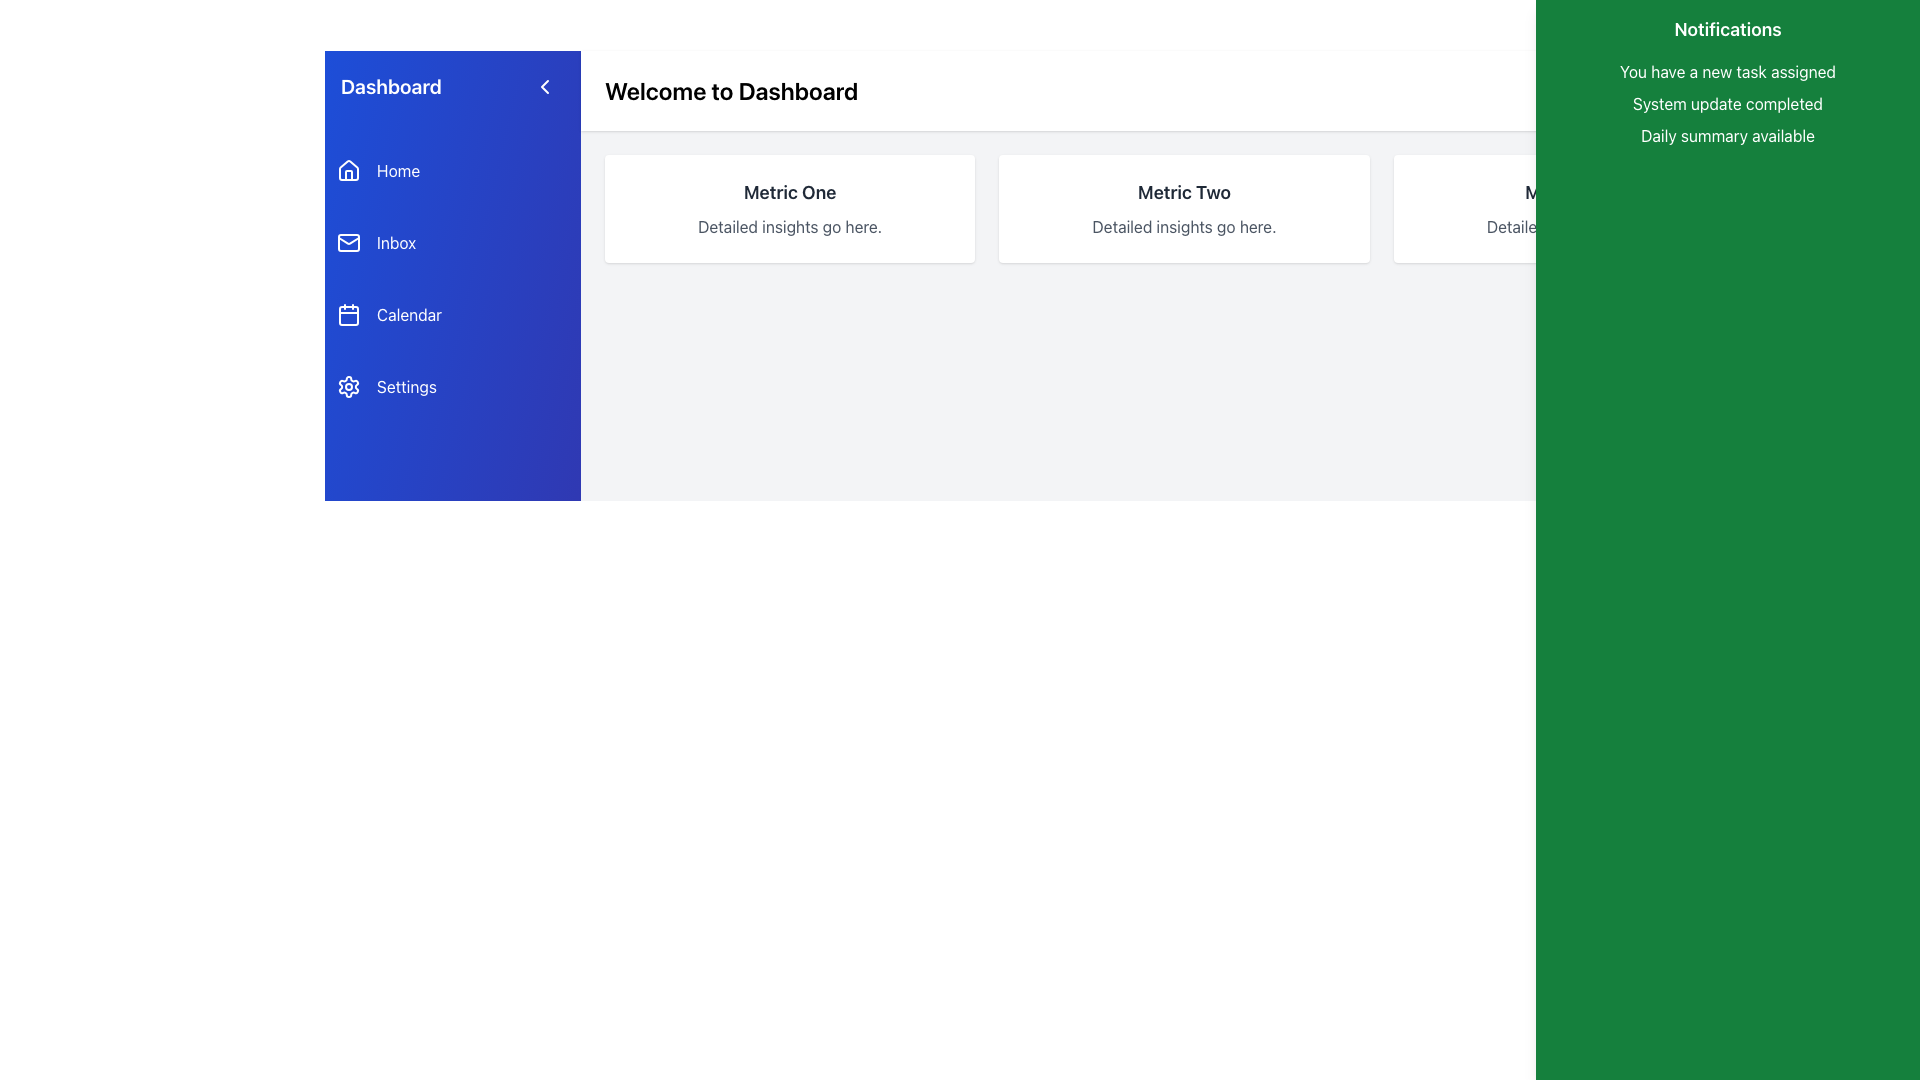 This screenshot has width=1920, height=1080. Describe the element at coordinates (451, 242) in the screenshot. I see `the navigation button for 'Inbox' located below the 'Home' option and above 'Calendar' in the left sidebar` at that location.